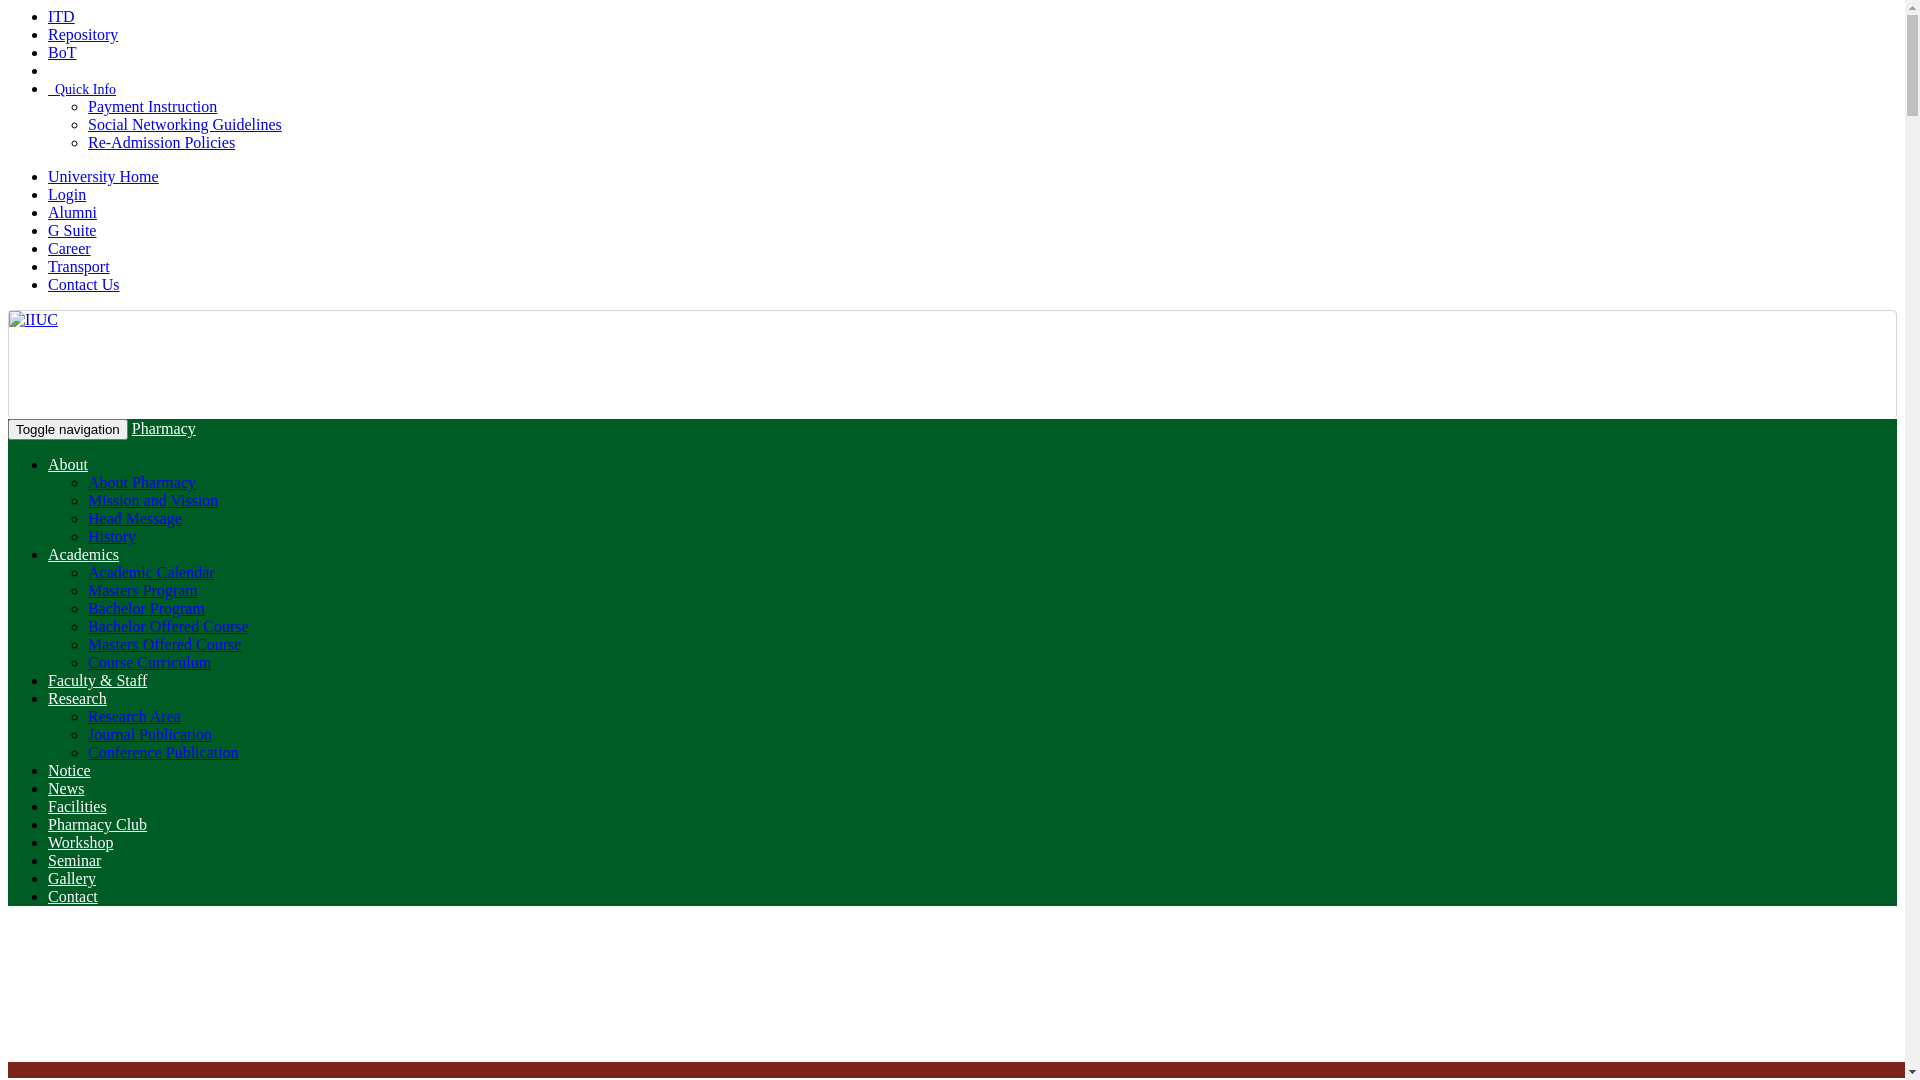 The image size is (1920, 1080). Describe the element at coordinates (141, 482) in the screenshot. I see `'About Pharmacy'` at that location.